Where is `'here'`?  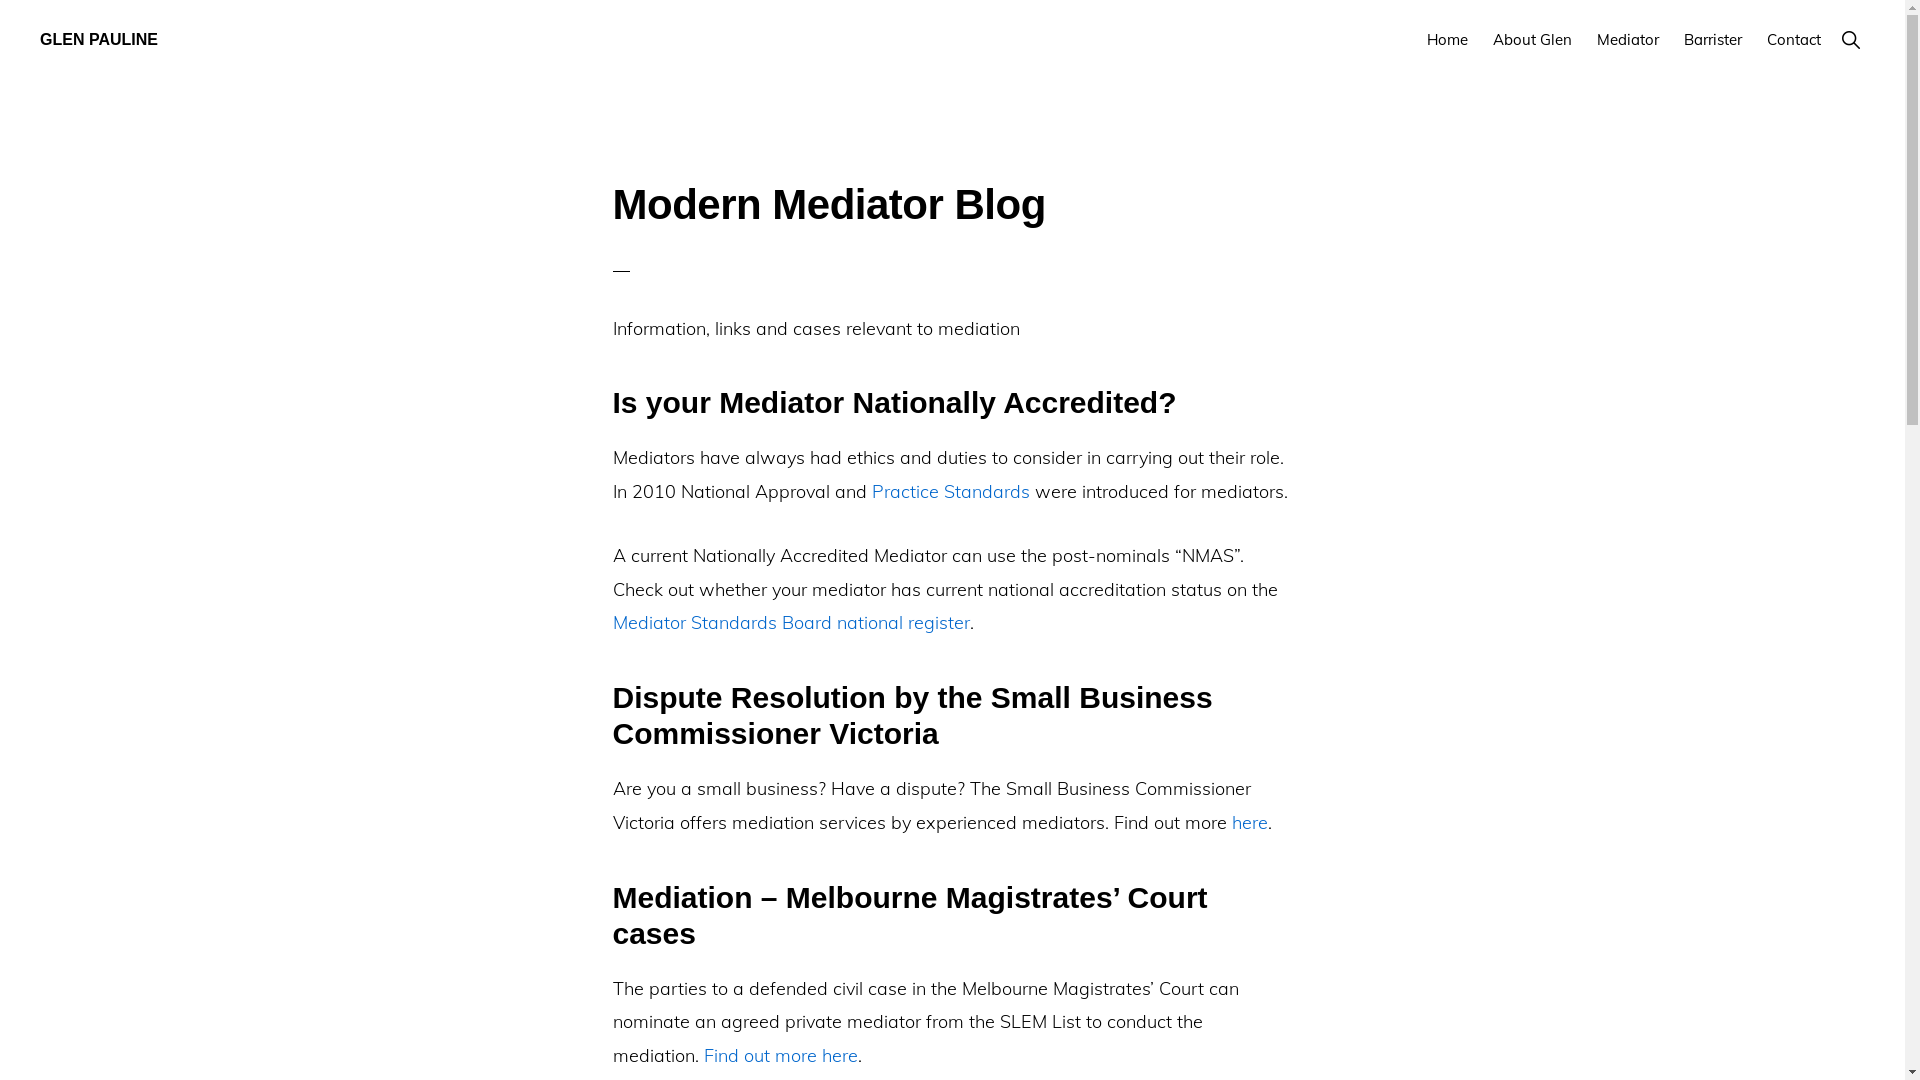
'here' is located at coordinates (1248, 822).